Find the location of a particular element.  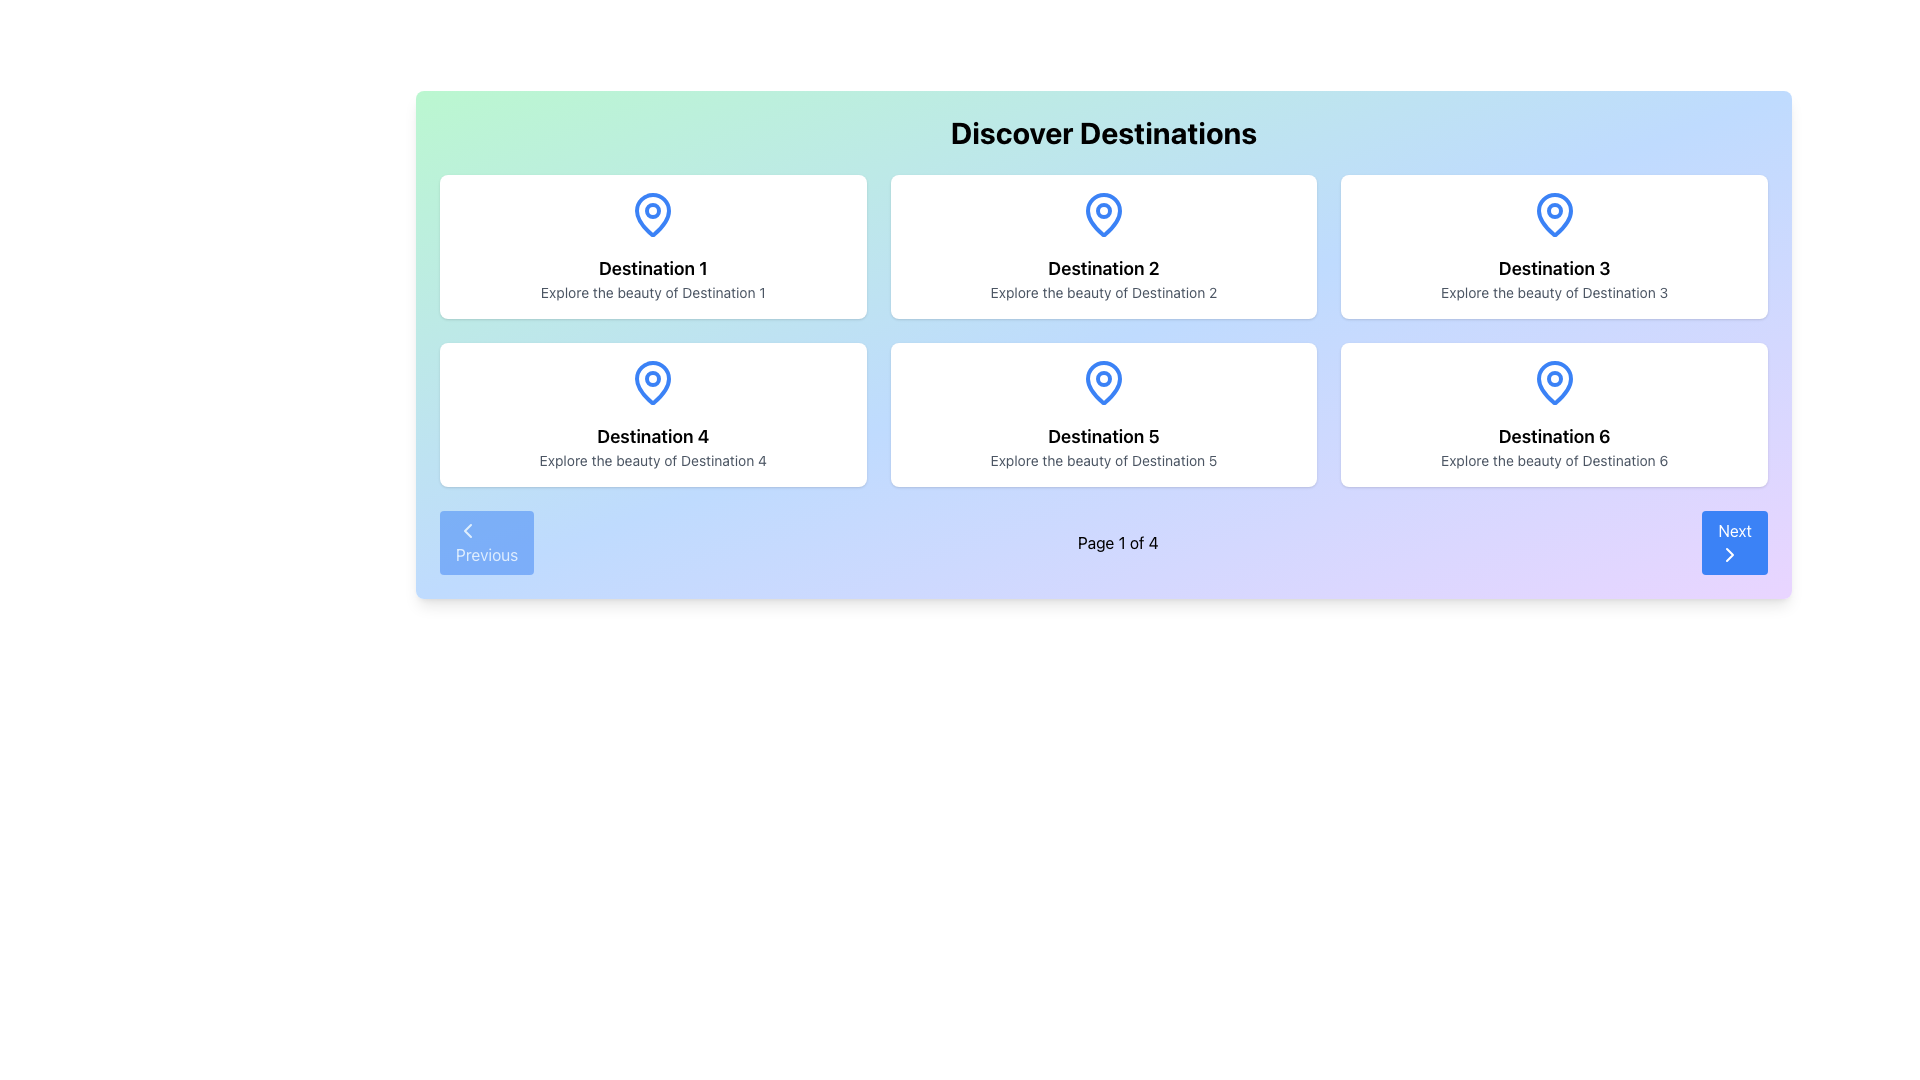

the bold text element reading 'Destination 6' which is centered within the bottom-right card of a 2x3 grid layout is located at coordinates (1553, 435).